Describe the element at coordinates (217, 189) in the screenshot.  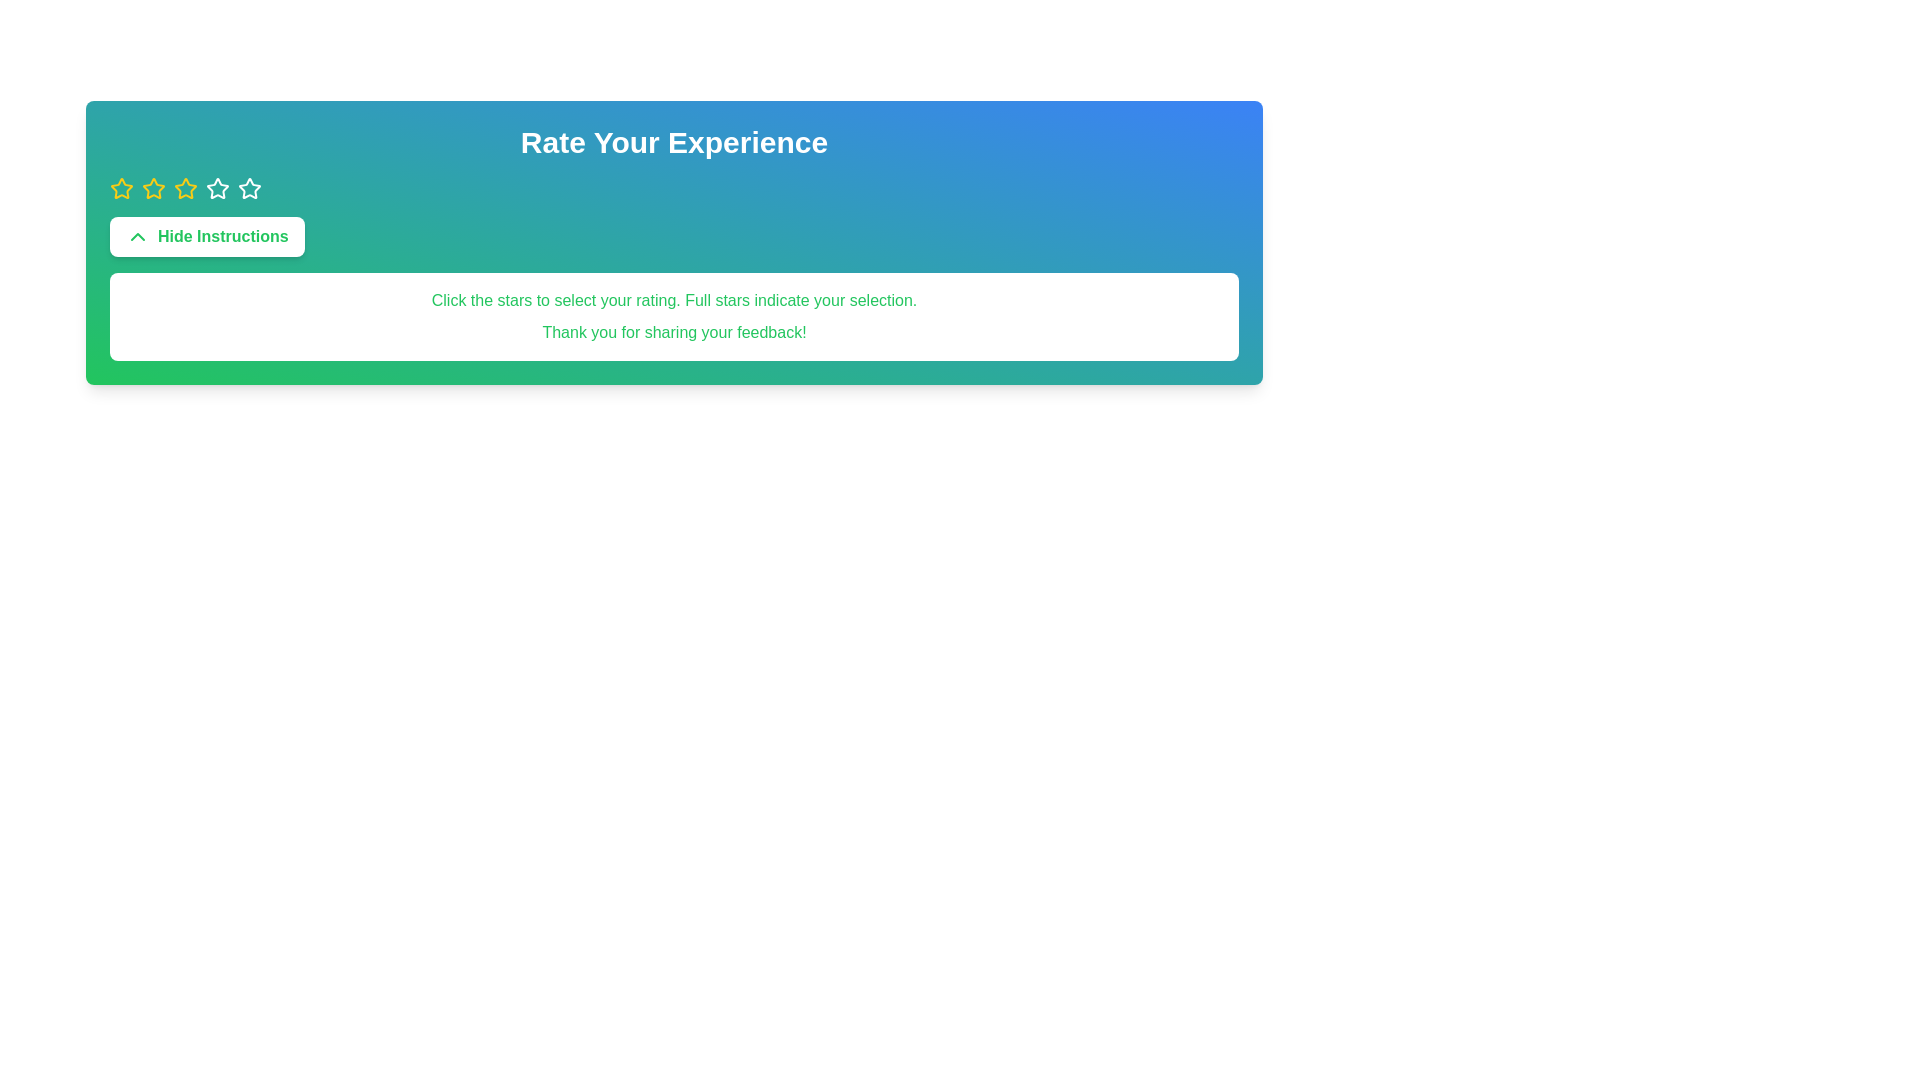
I see `the rating` at that location.